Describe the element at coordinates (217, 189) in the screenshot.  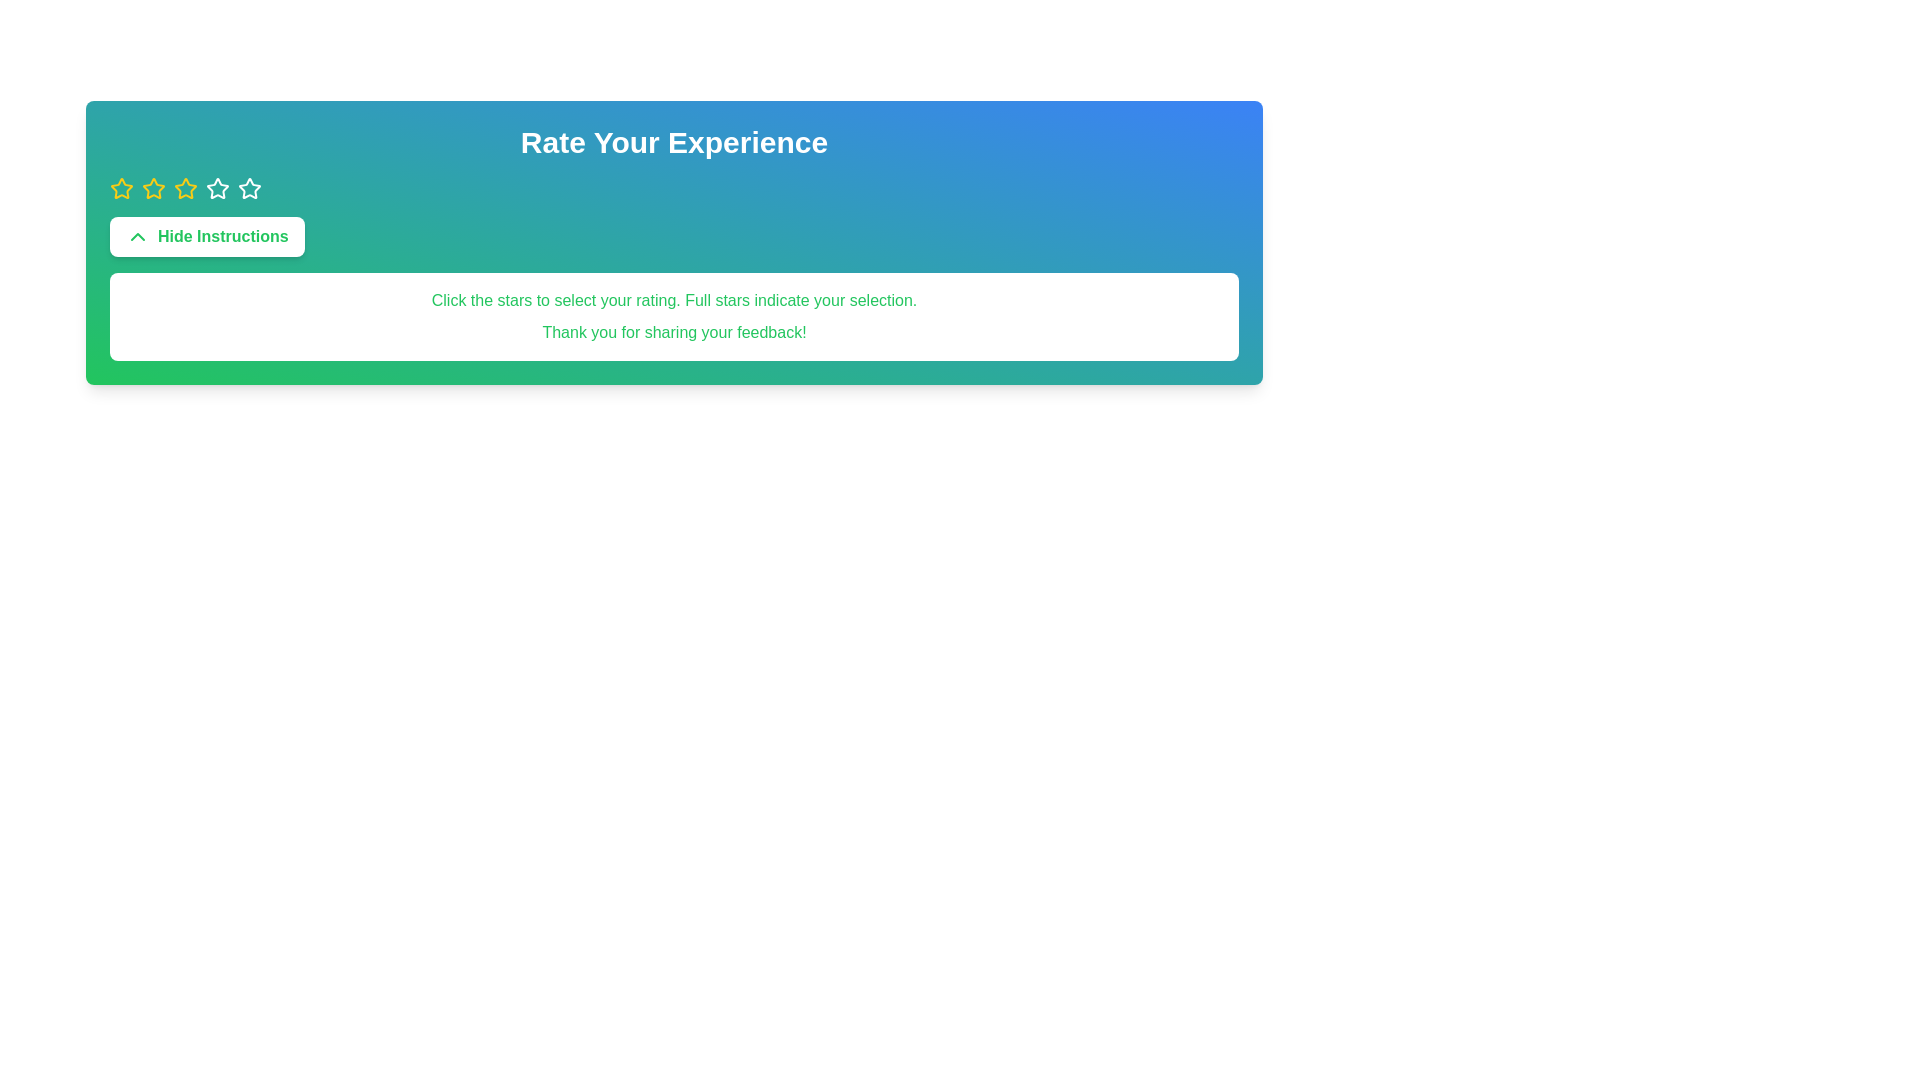
I see `the rating` at that location.